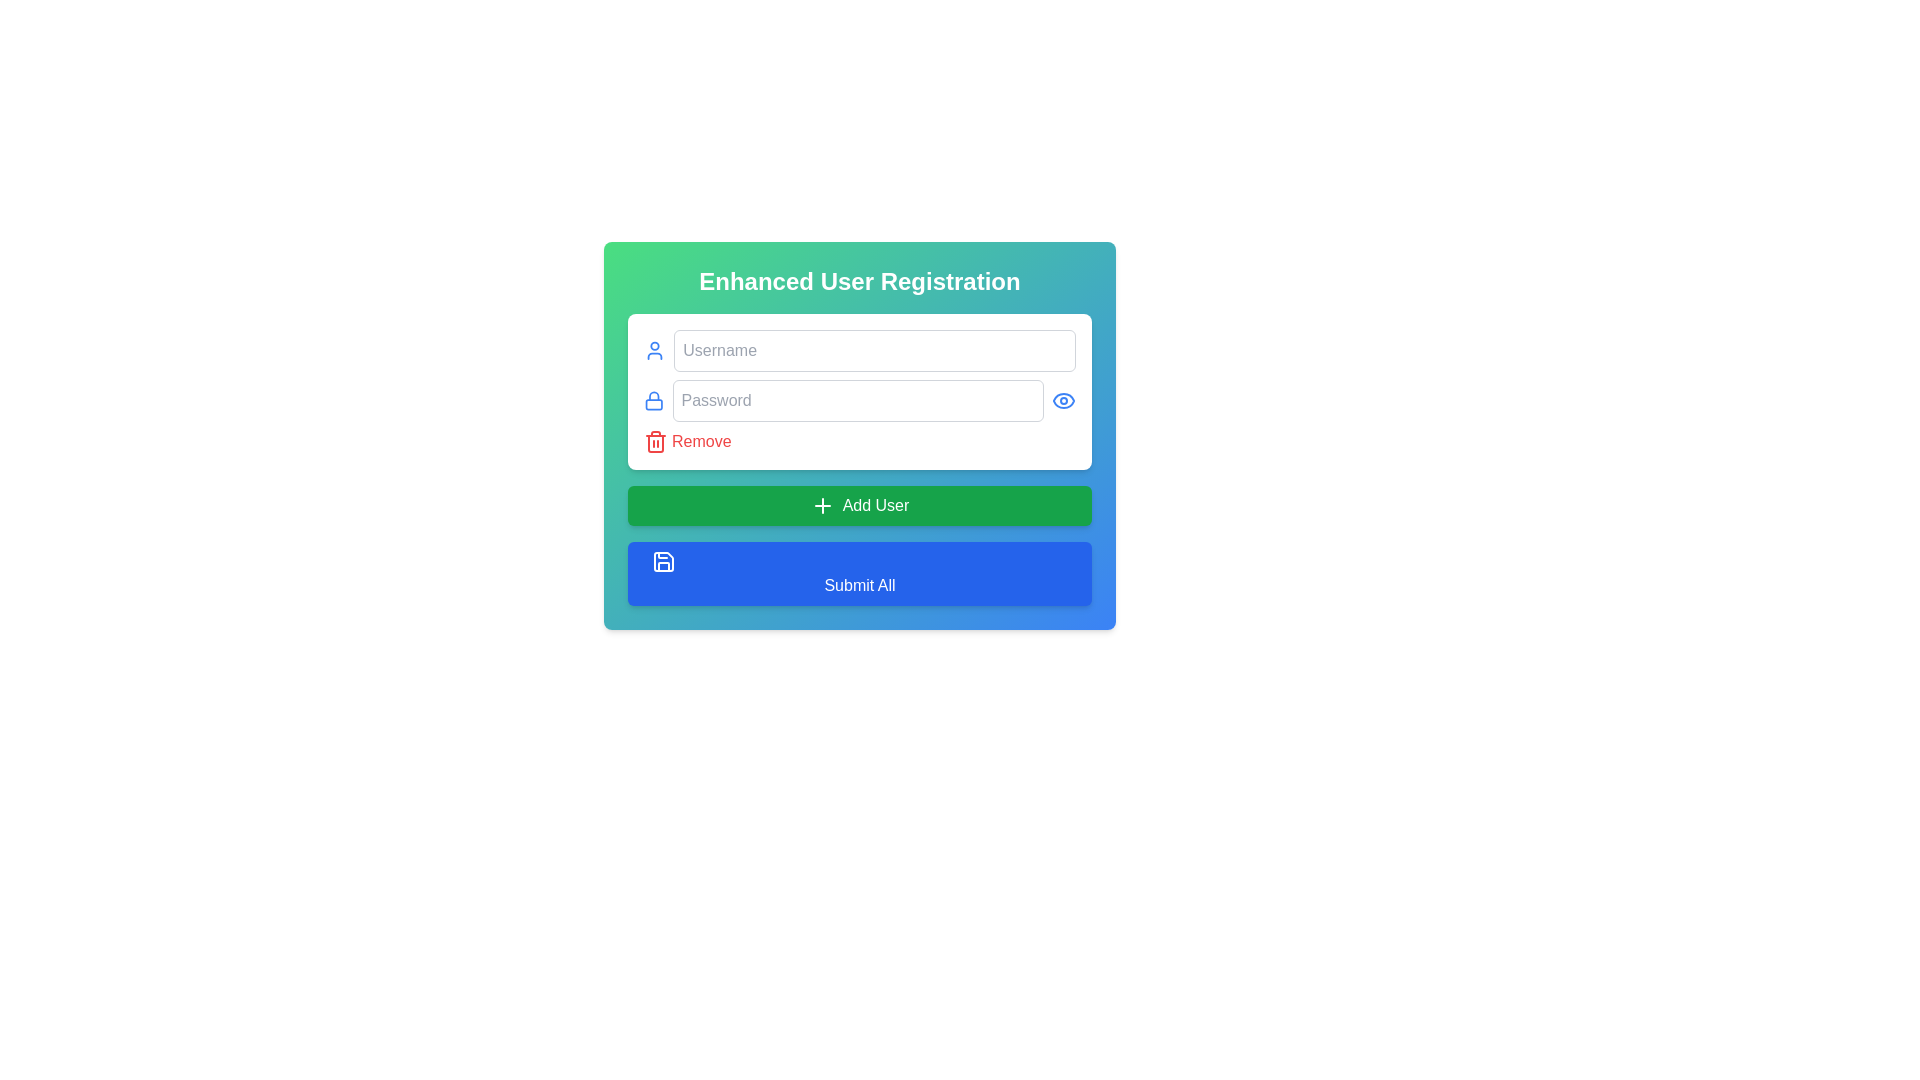 The width and height of the screenshot is (1920, 1080). What do you see at coordinates (1063, 401) in the screenshot?
I see `the Icon button located at the right end of the password input field` at bounding box center [1063, 401].